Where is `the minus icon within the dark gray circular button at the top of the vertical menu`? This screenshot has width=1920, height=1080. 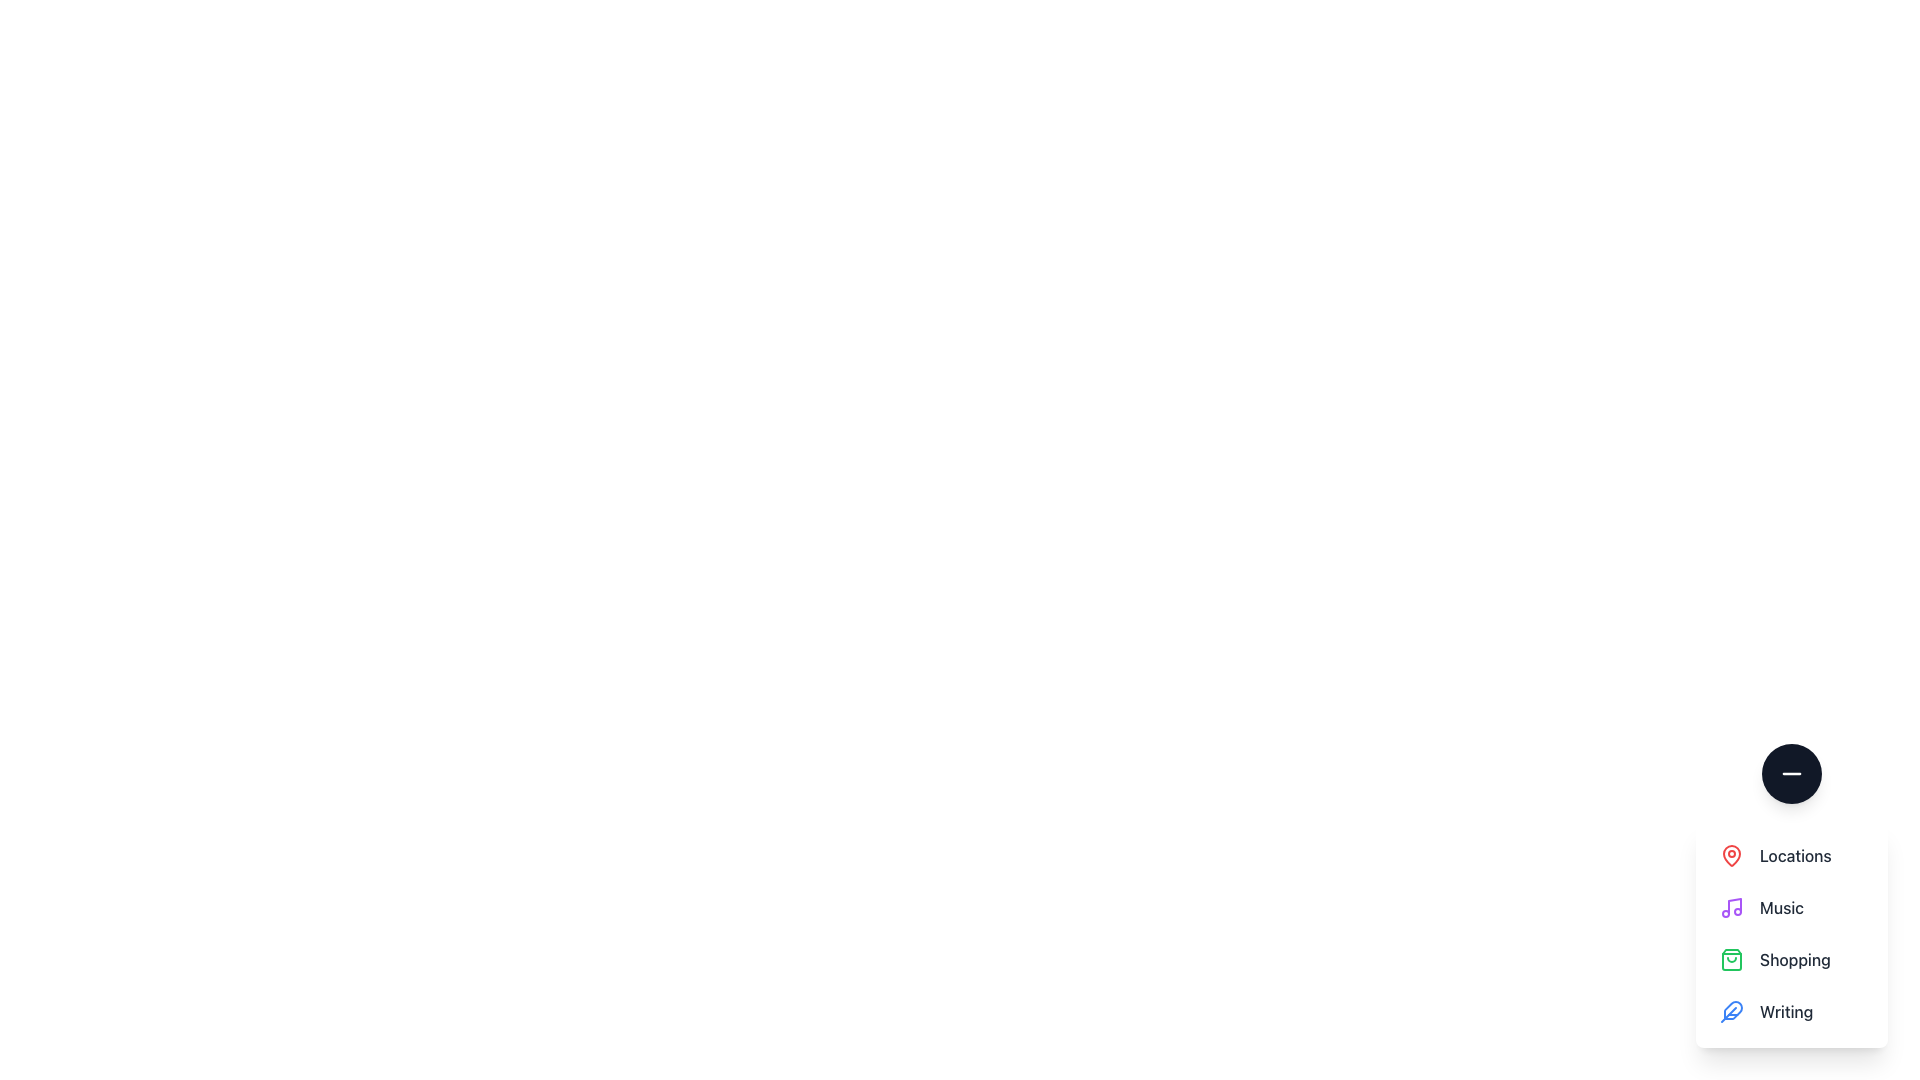 the minus icon within the dark gray circular button at the top of the vertical menu is located at coordinates (1791, 773).